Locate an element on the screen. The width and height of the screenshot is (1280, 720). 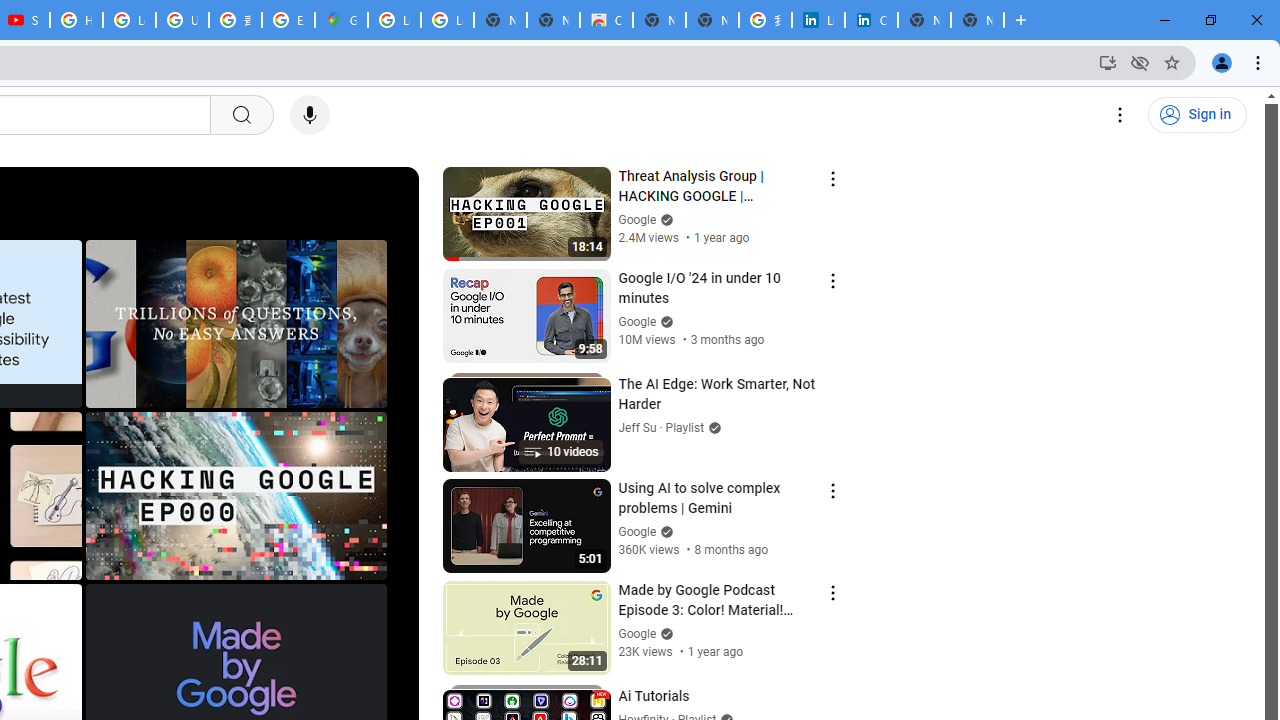
'Google Maps' is located at coordinates (341, 20).